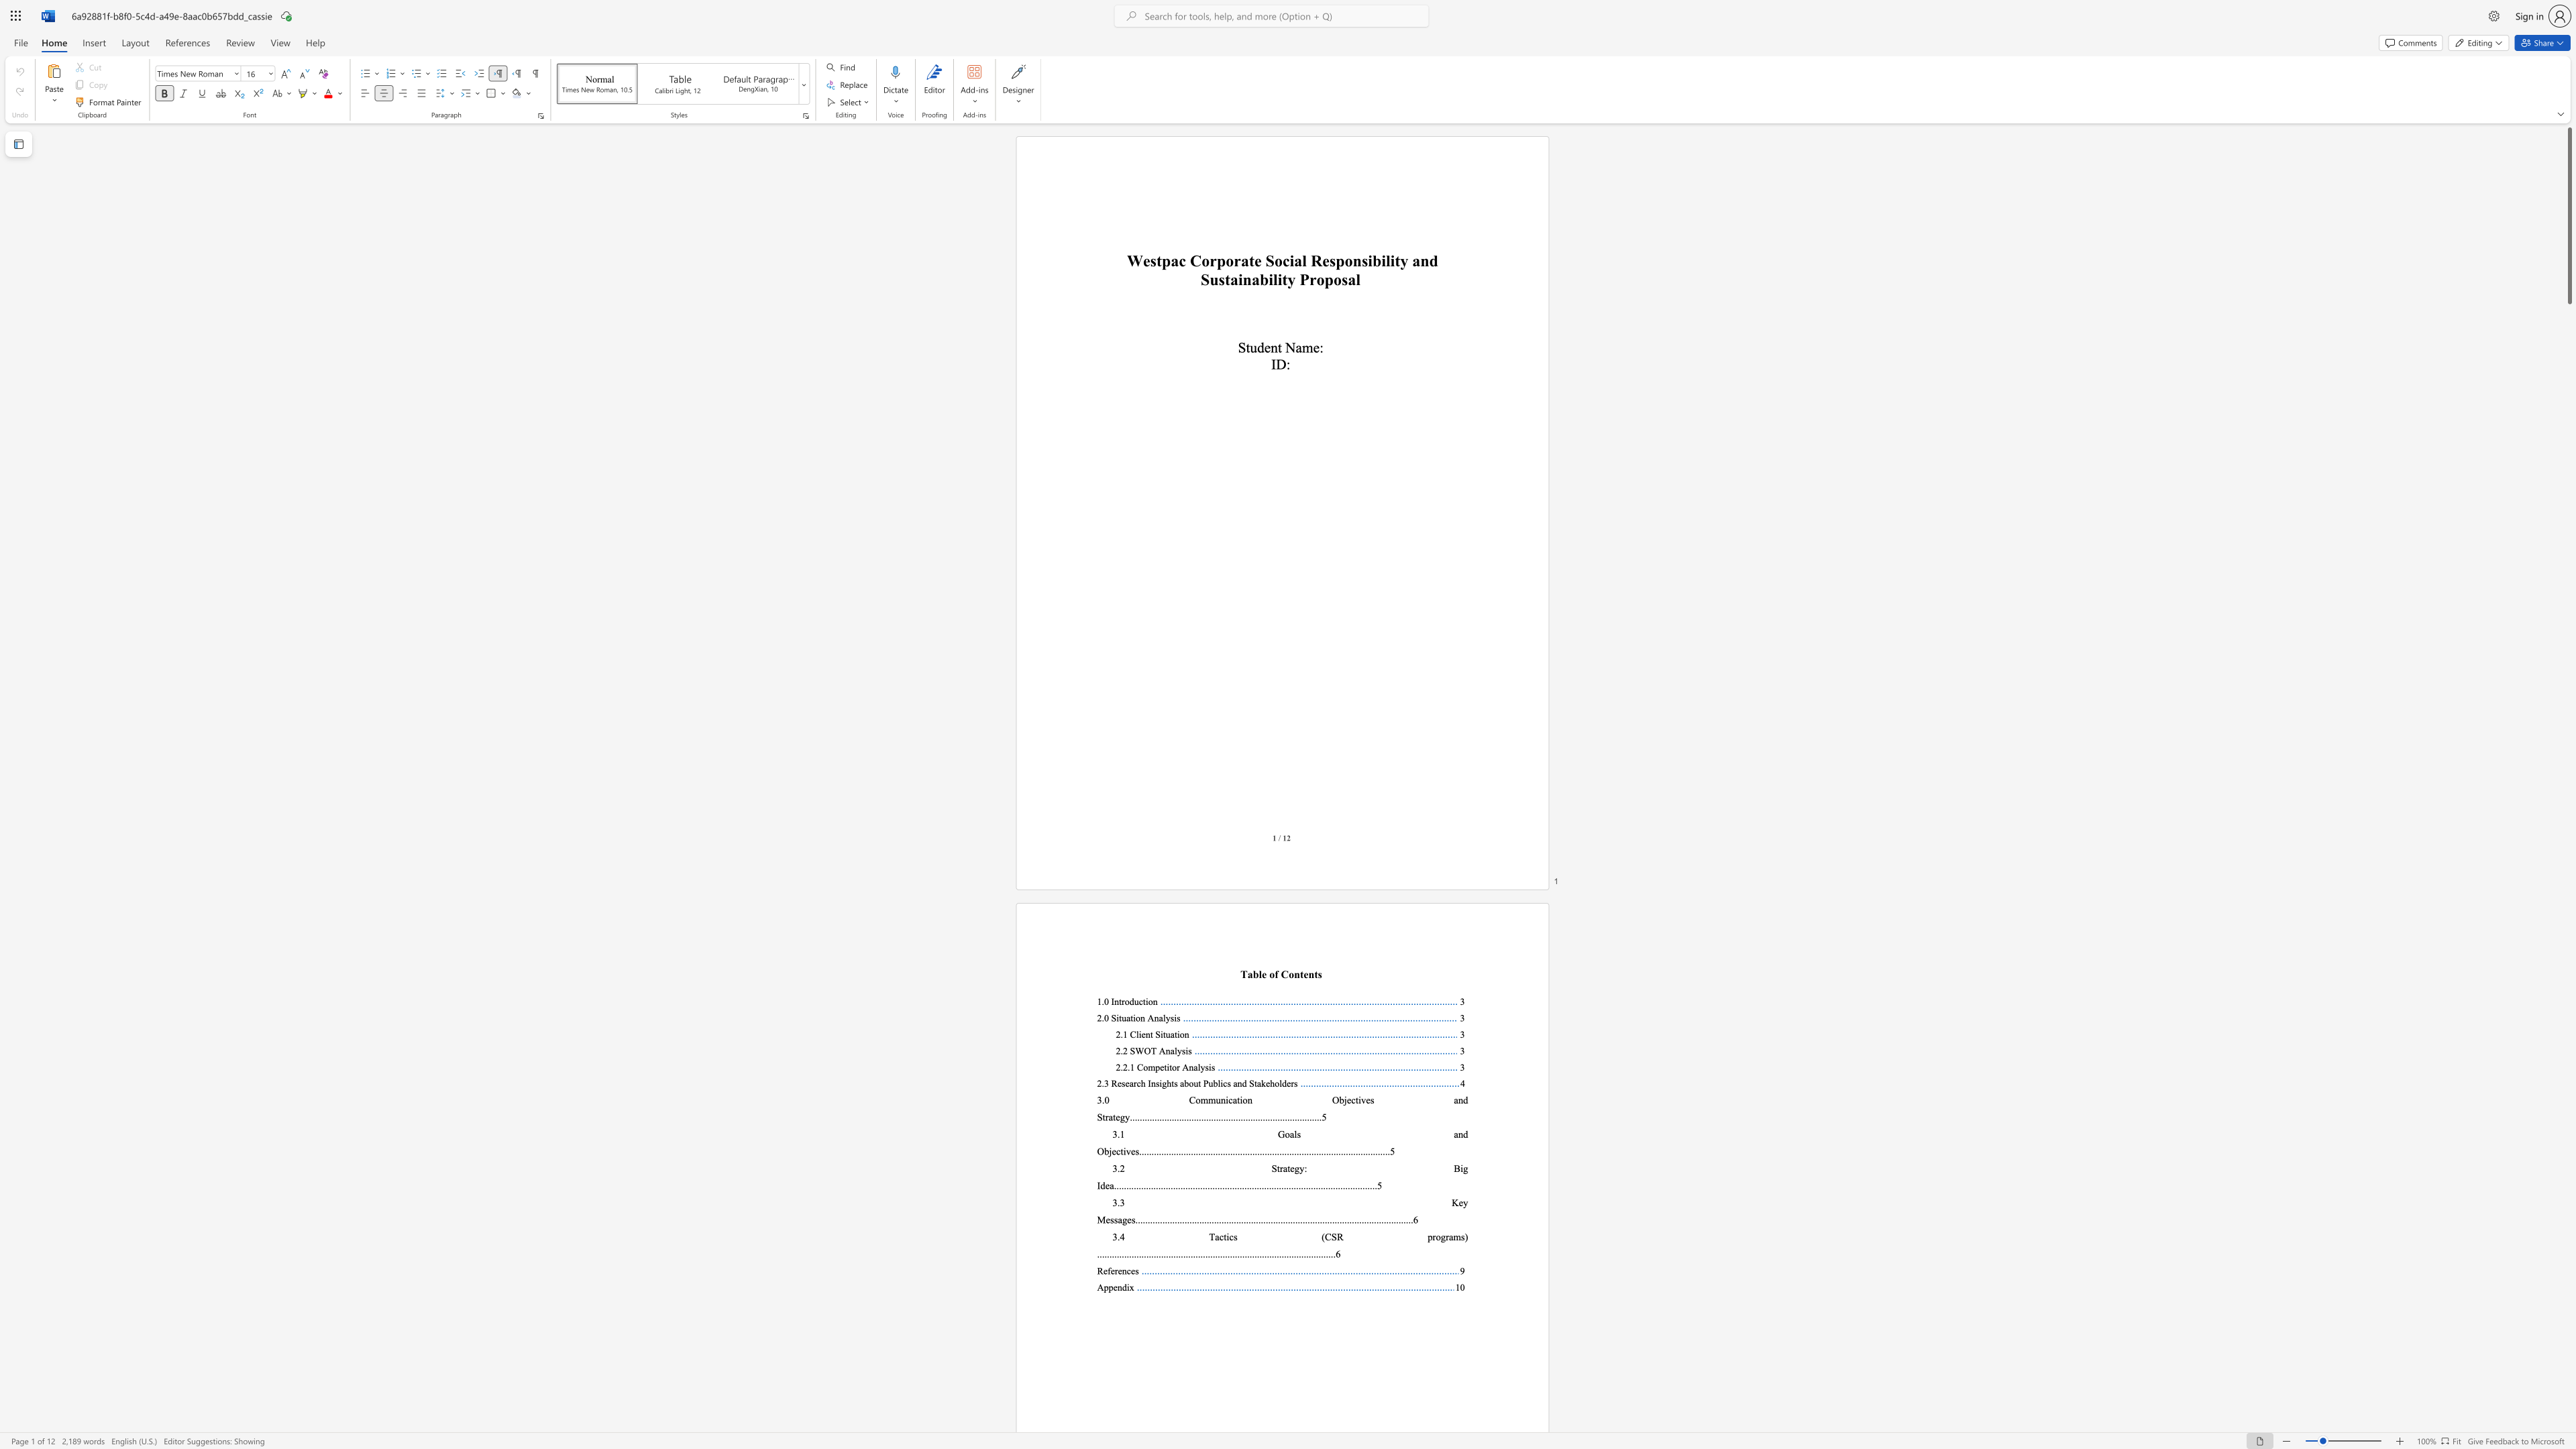  What do you see at coordinates (1100, 1269) in the screenshot?
I see `the 1th character "R" in the text` at bounding box center [1100, 1269].